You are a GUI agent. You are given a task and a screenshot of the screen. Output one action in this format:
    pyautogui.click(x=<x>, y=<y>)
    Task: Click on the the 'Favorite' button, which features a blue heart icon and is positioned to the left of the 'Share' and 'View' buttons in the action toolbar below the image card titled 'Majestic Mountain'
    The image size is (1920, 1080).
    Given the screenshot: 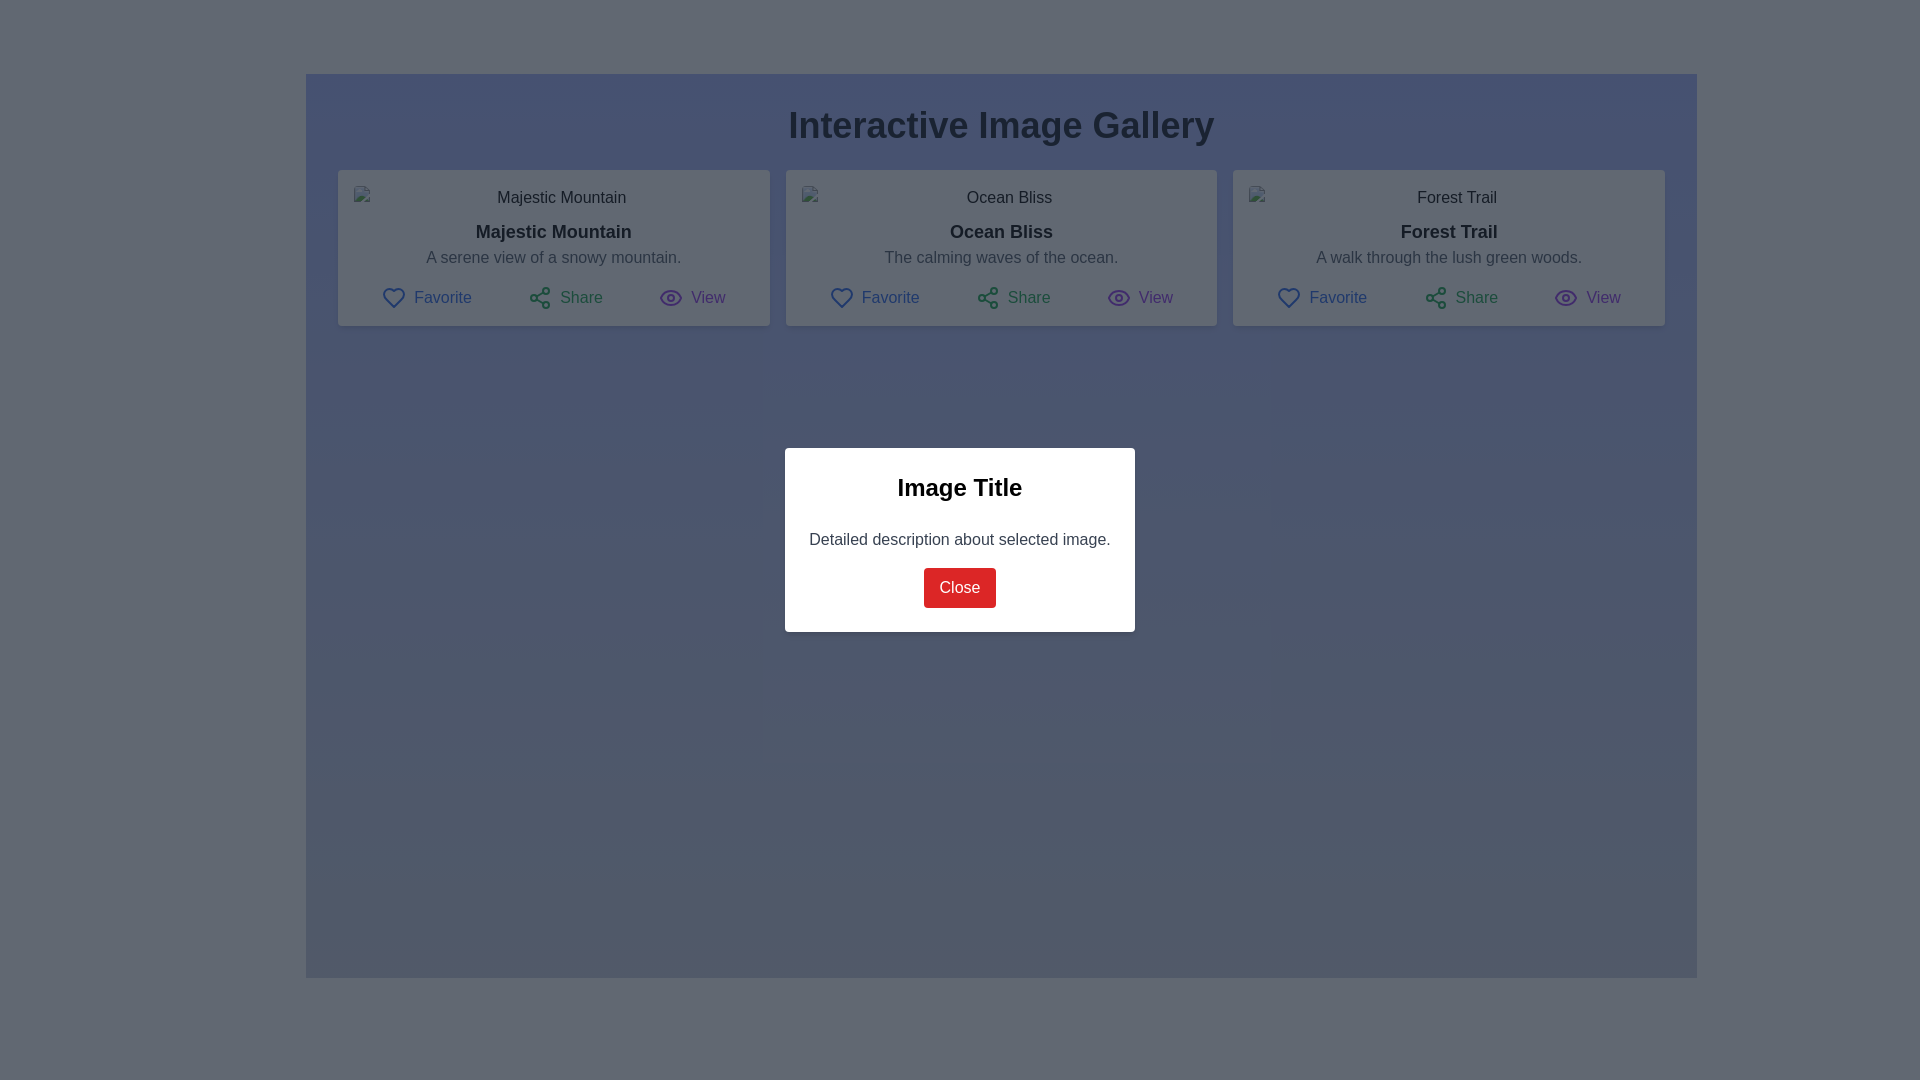 What is the action you would take?
    pyautogui.click(x=426, y=297)
    